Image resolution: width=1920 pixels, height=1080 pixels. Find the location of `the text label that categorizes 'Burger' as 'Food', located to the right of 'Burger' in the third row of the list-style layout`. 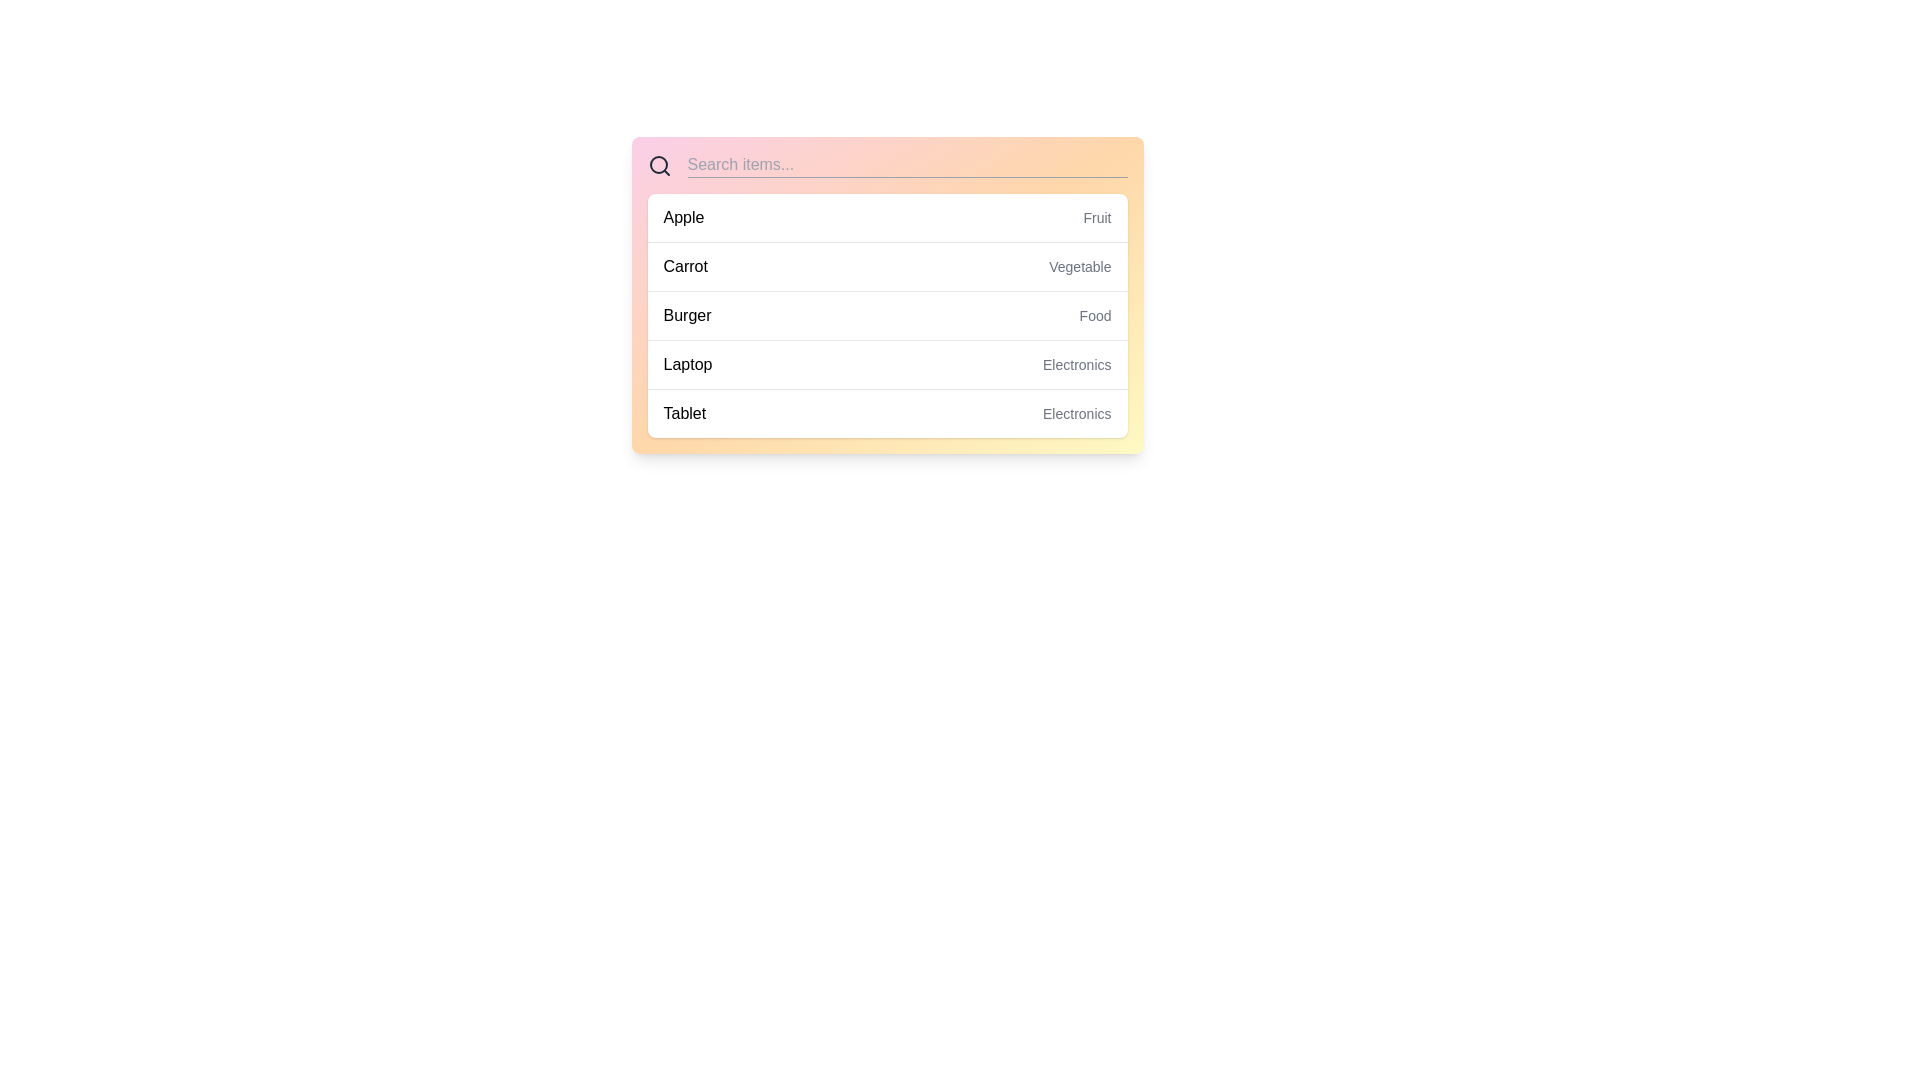

the text label that categorizes 'Burger' as 'Food', located to the right of 'Burger' in the third row of the list-style layout is located at coordinates (1094, 315).